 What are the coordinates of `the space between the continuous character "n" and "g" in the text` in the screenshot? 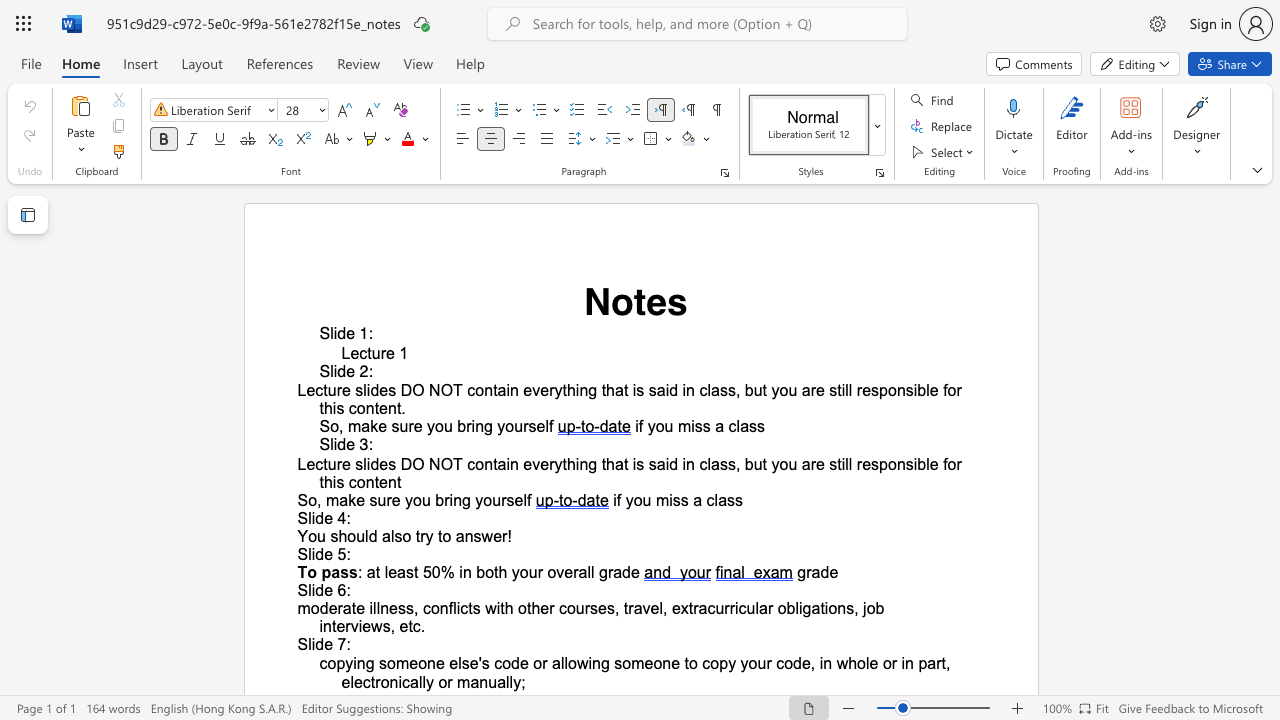 It's located at (587, 390).